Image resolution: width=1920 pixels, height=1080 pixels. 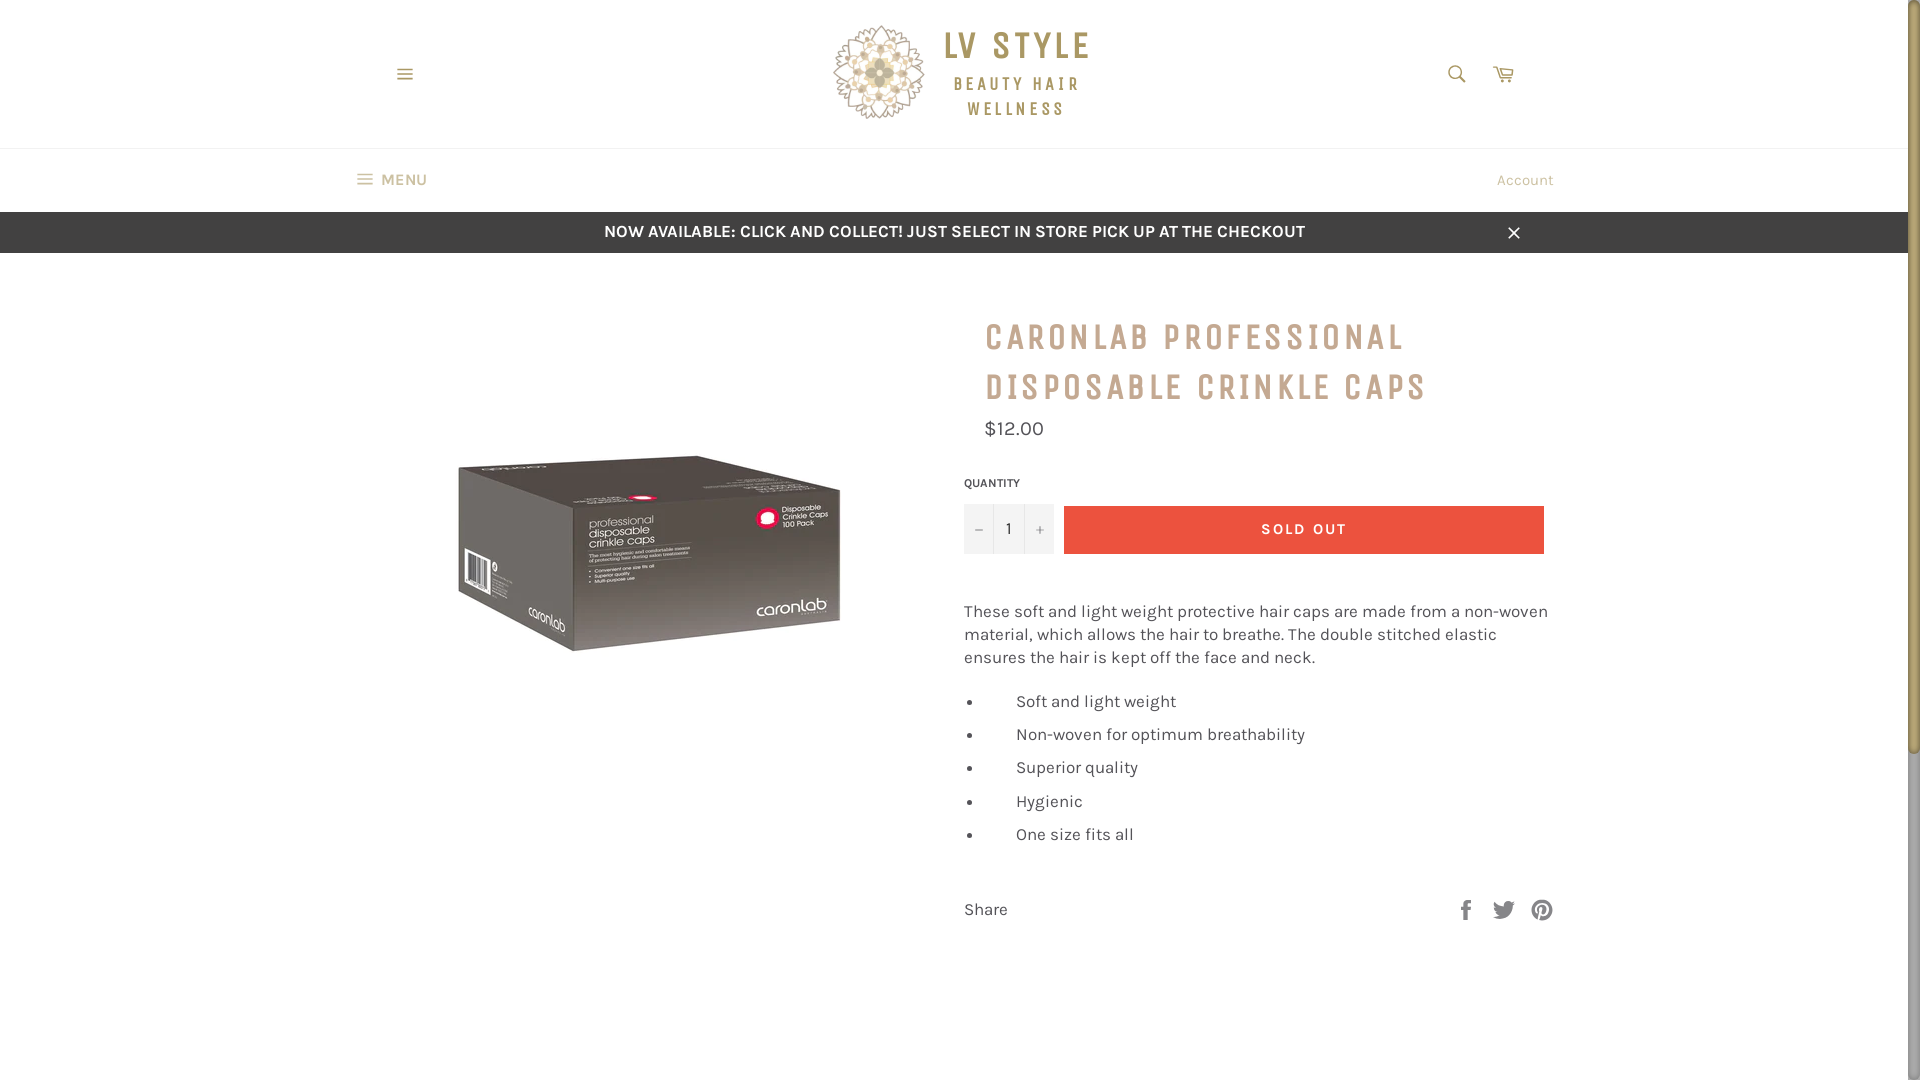 I want to click on 'LV STYLE, so click(x=953, y=72).